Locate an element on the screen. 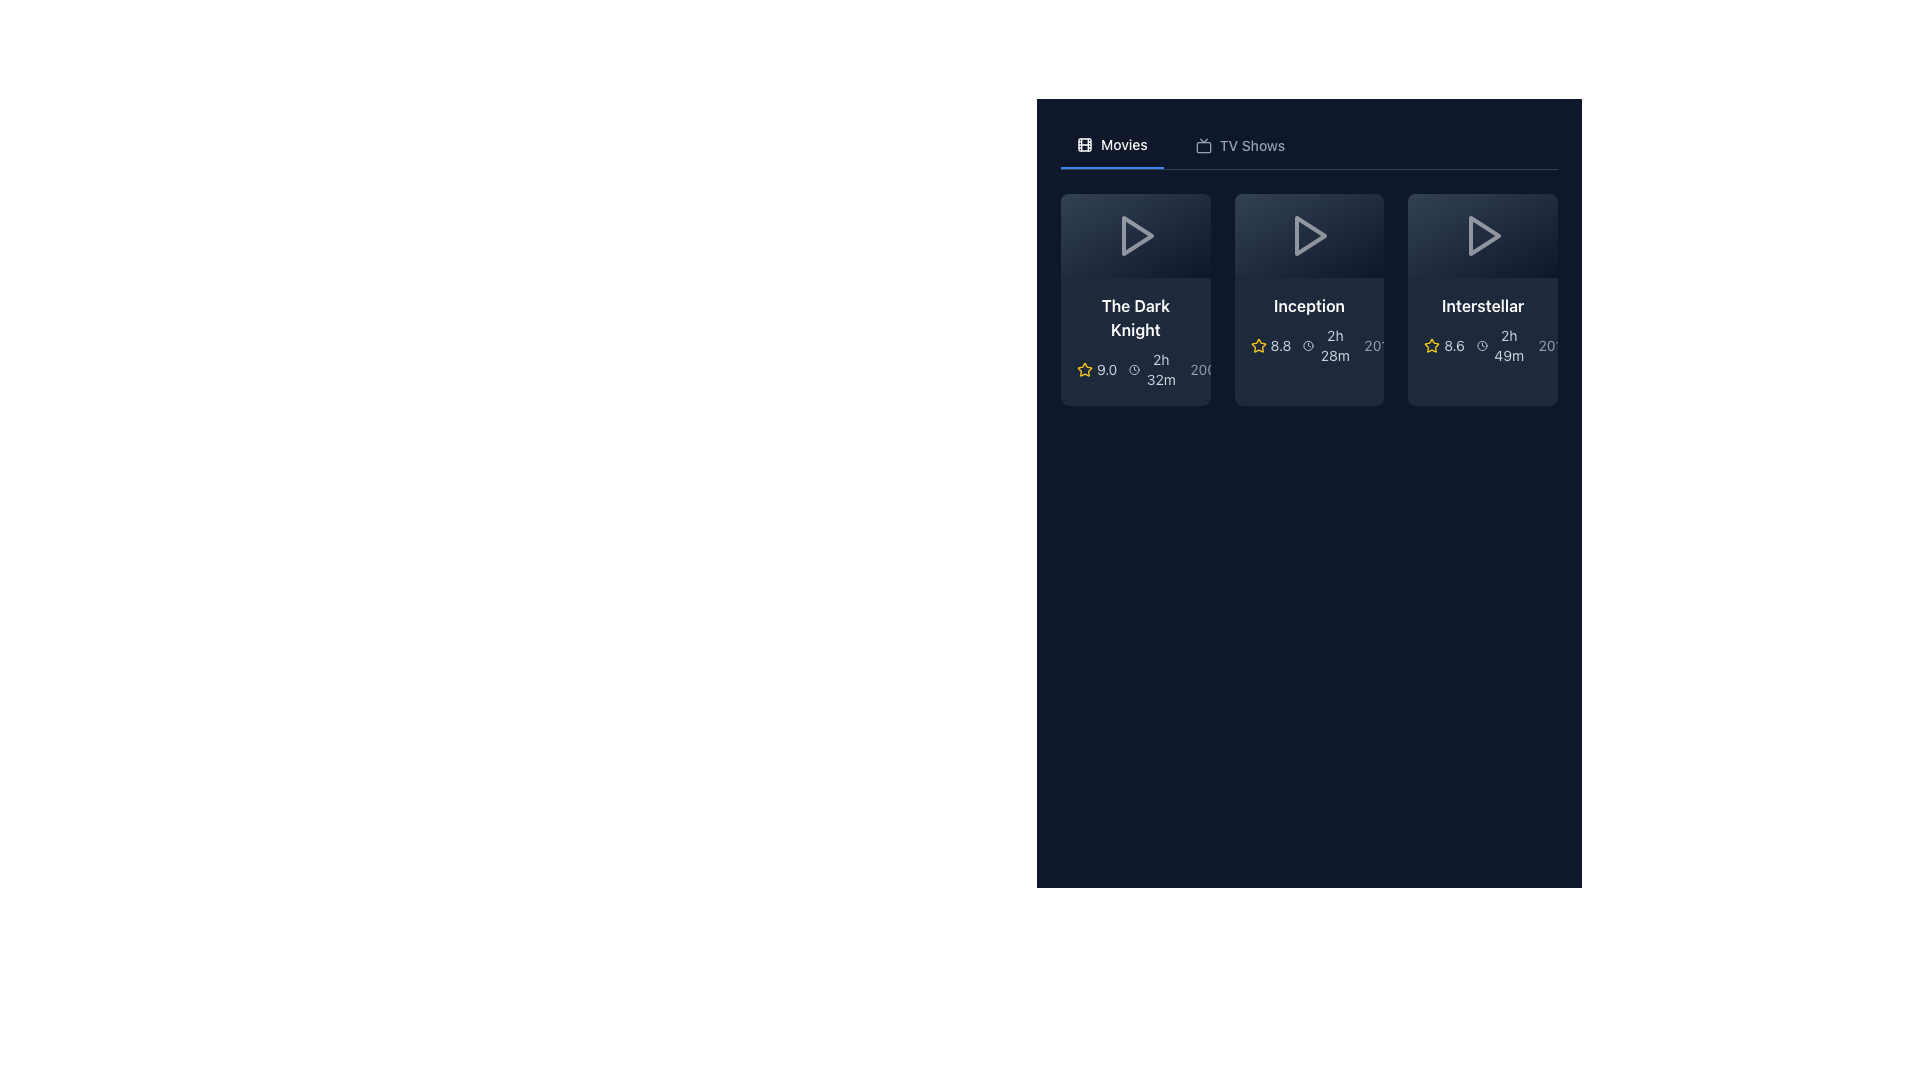 This screenshot has height=1080, width=1920. the play button in the top-left corner of the movie card representing 'The Dark Knight' to initiate playback is located at coordinates (1135, 235).